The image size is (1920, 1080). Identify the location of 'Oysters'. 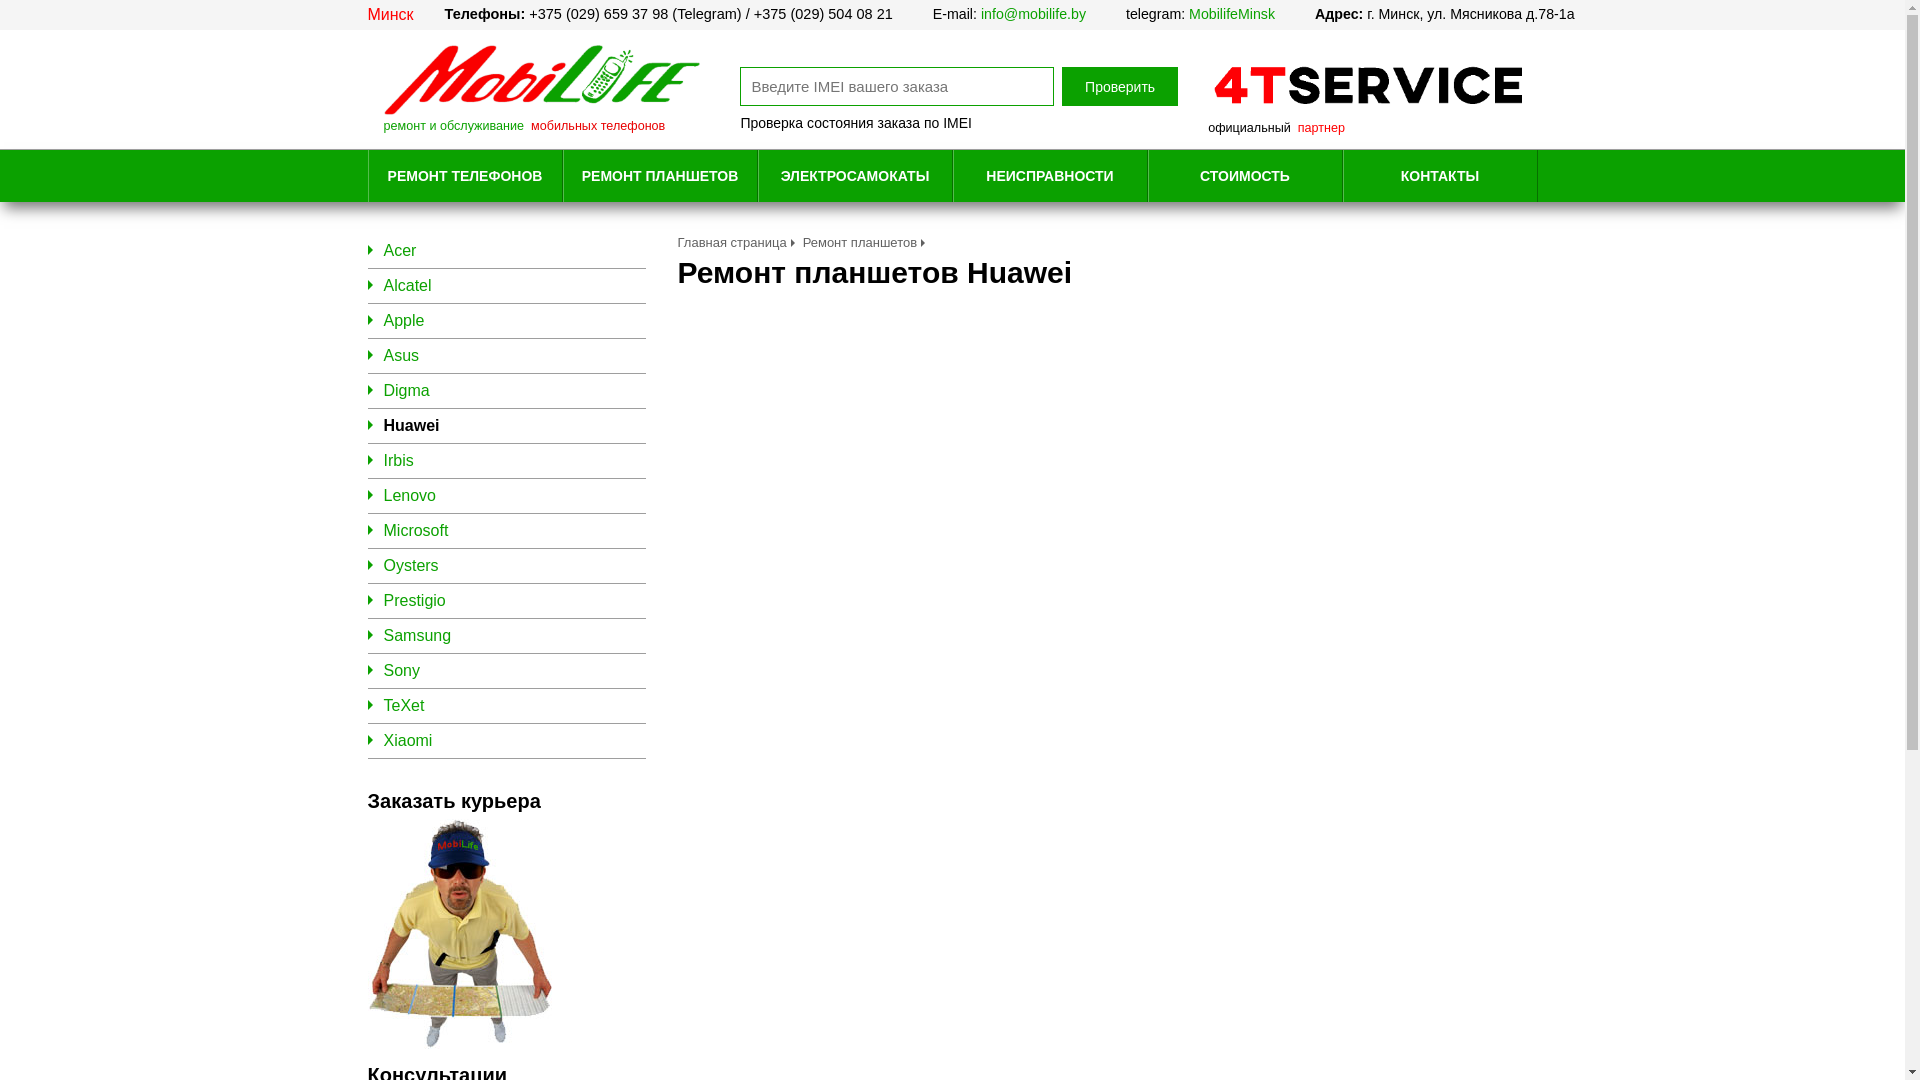
(410, 565).